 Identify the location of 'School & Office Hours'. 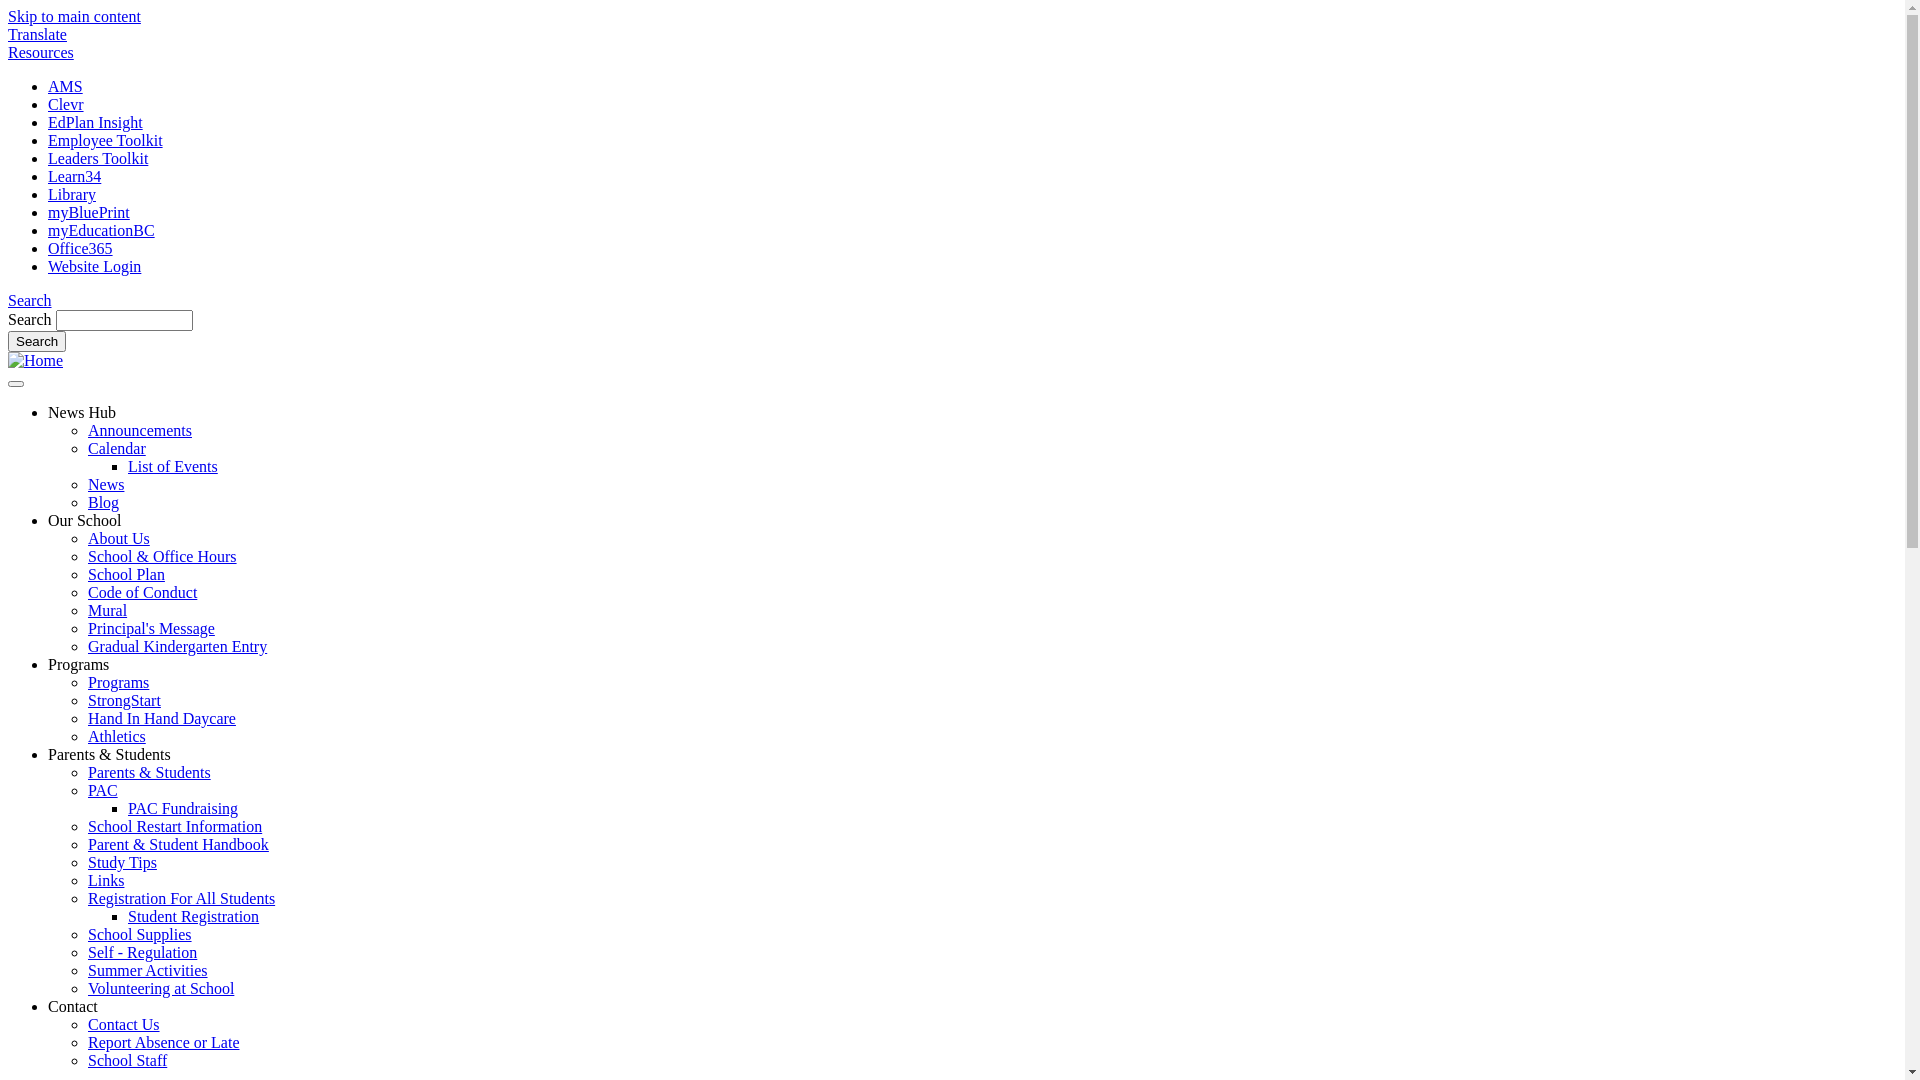
(162, 556).